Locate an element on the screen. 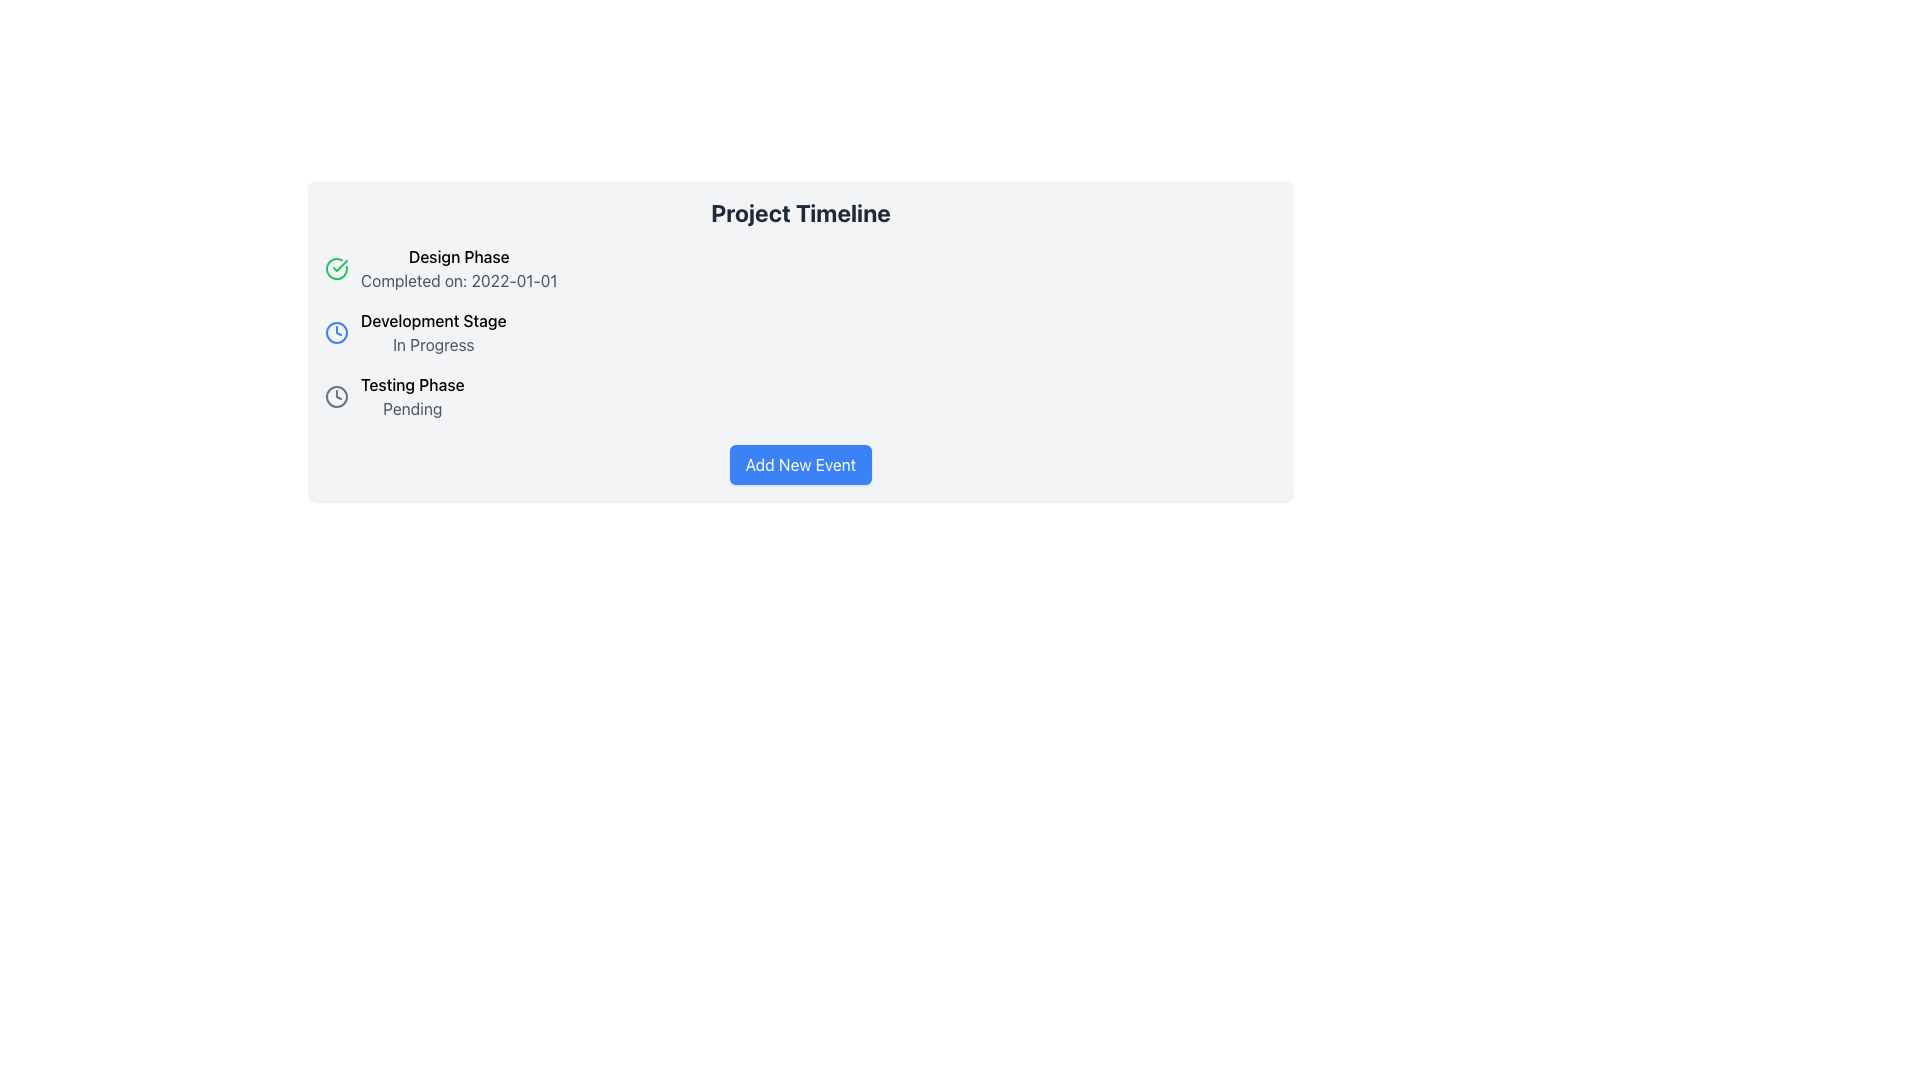 The height and width of the screenshot is (1080, 1920). the clock icon, which is a gray circular icon with clock hands, positioned to the left of the text 'Testing Phase Pending' is located at coordinates (336, 397).